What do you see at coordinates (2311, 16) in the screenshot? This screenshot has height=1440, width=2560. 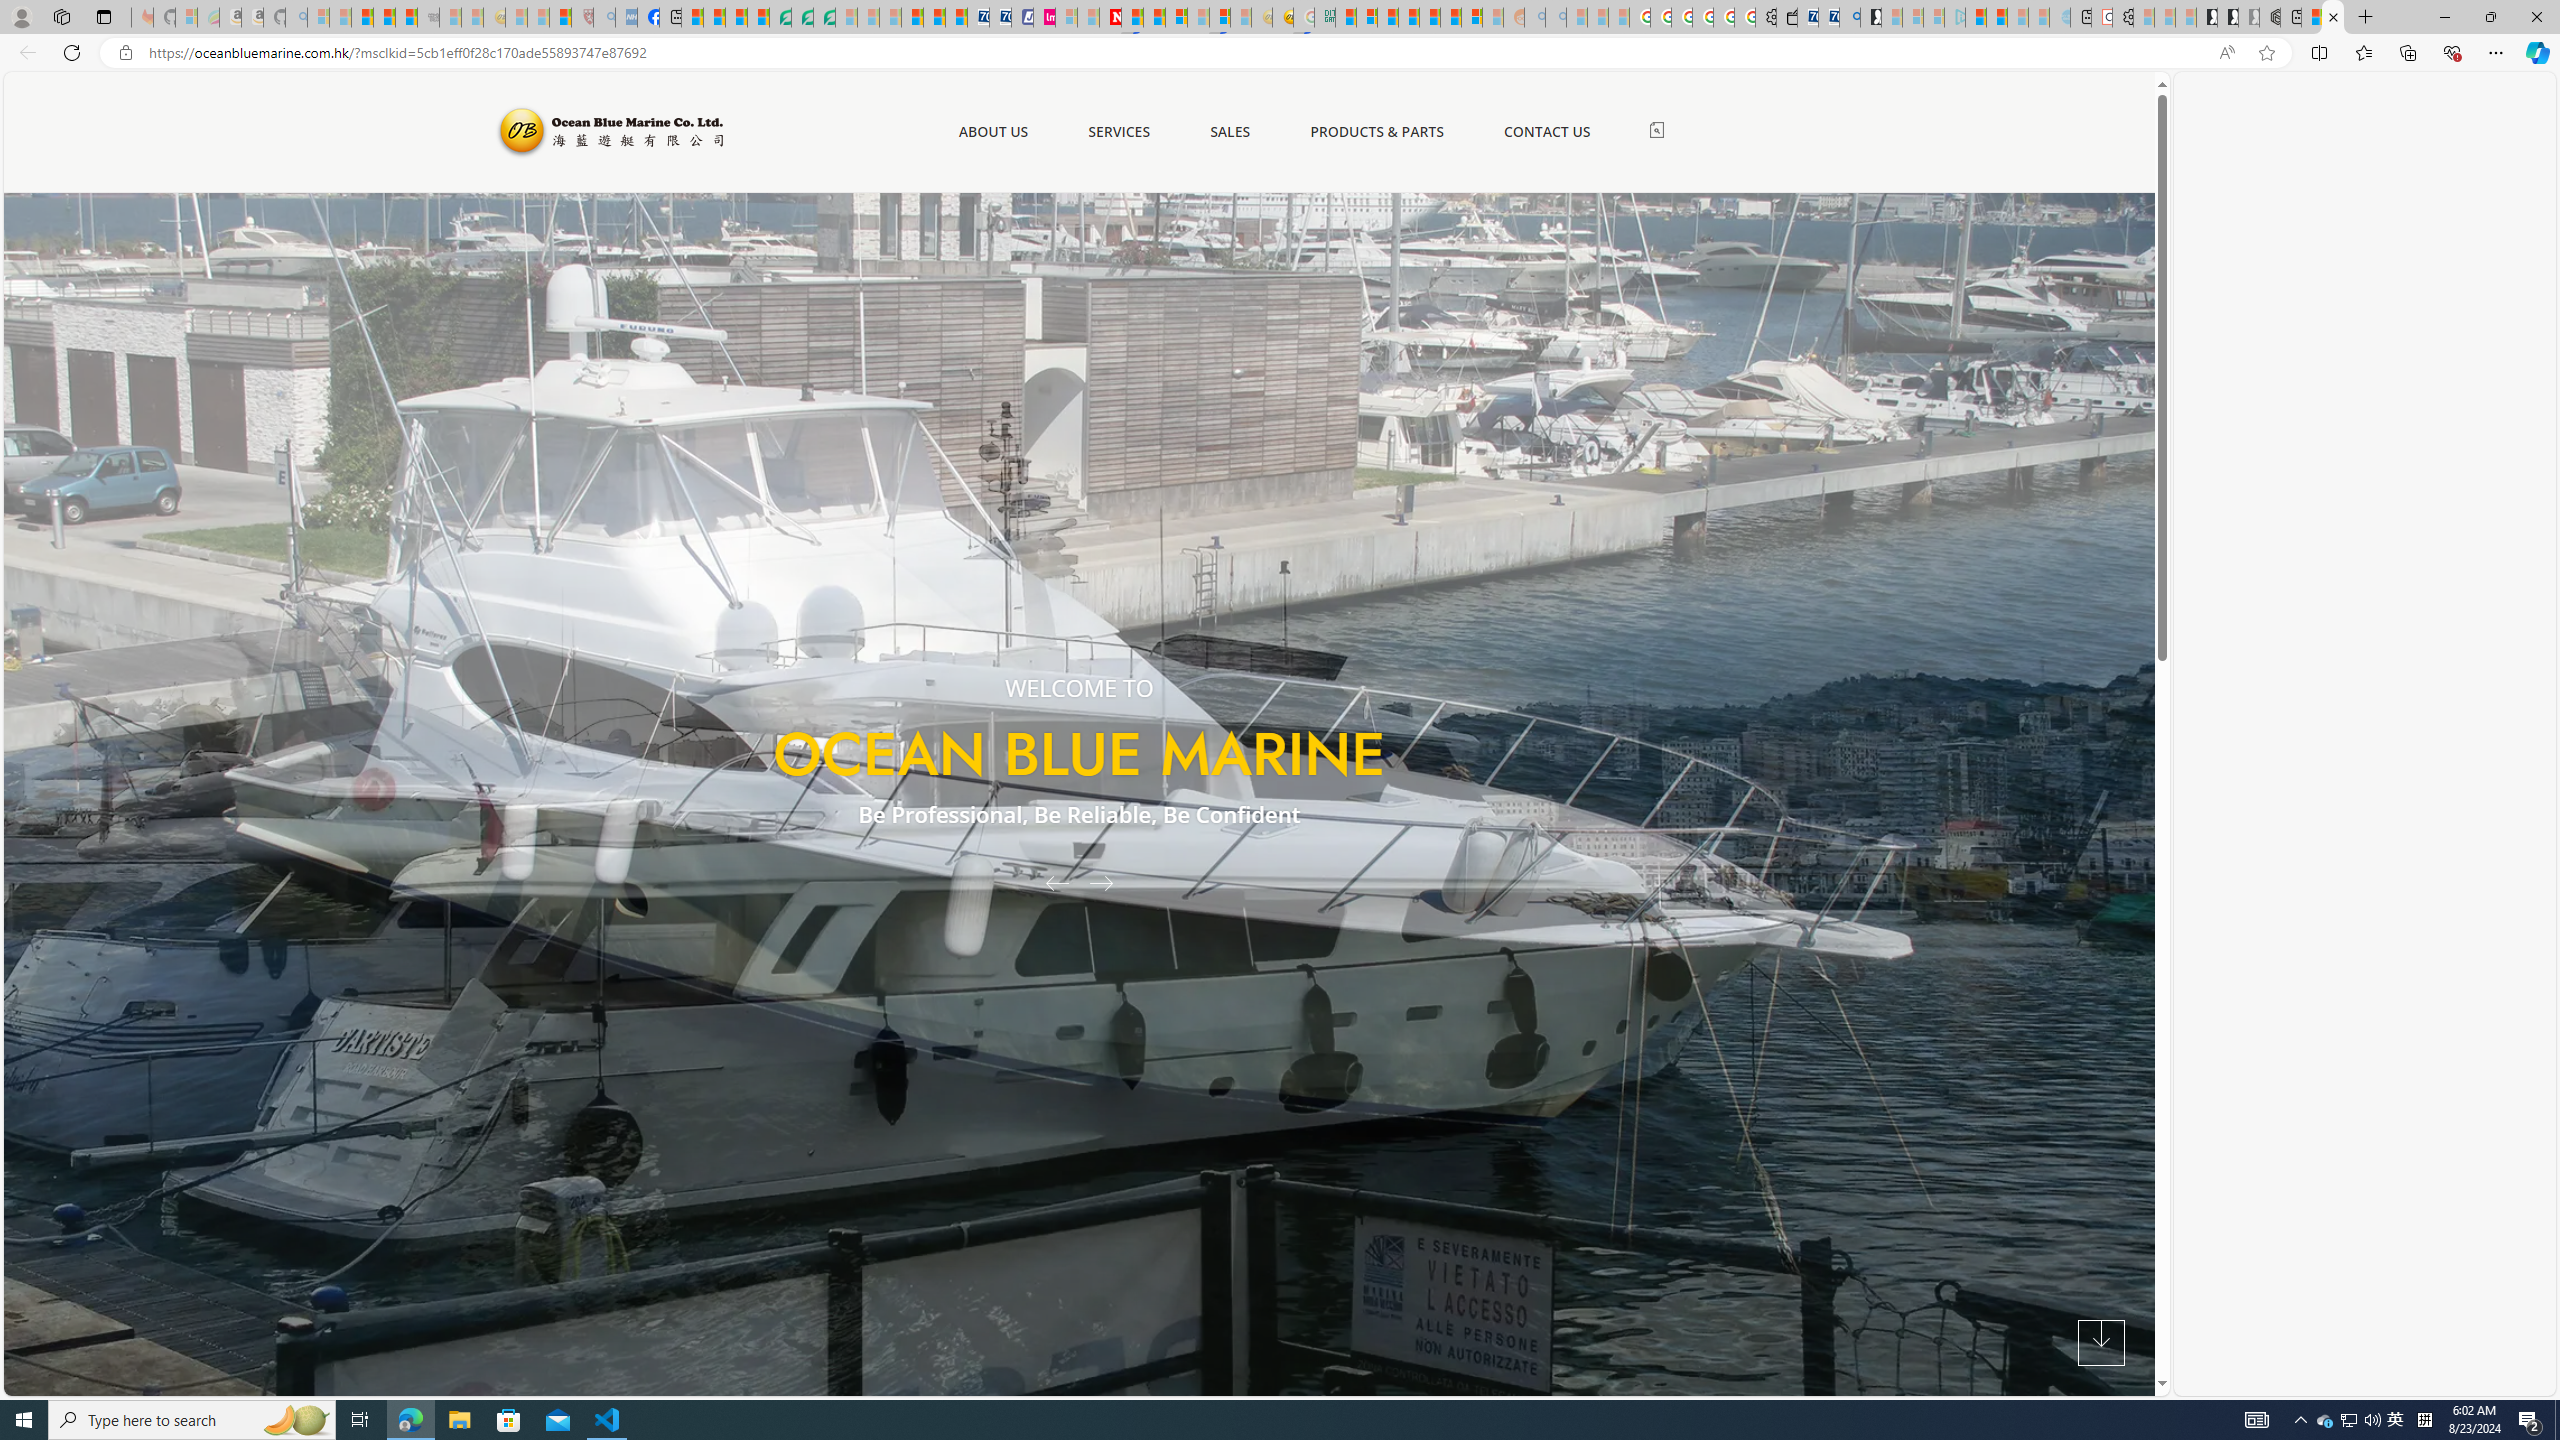 I see `'Aberdeen, Hong Kong SAR hourly forecast | Microsoft Weather'` at bounding box center [2311, 16].